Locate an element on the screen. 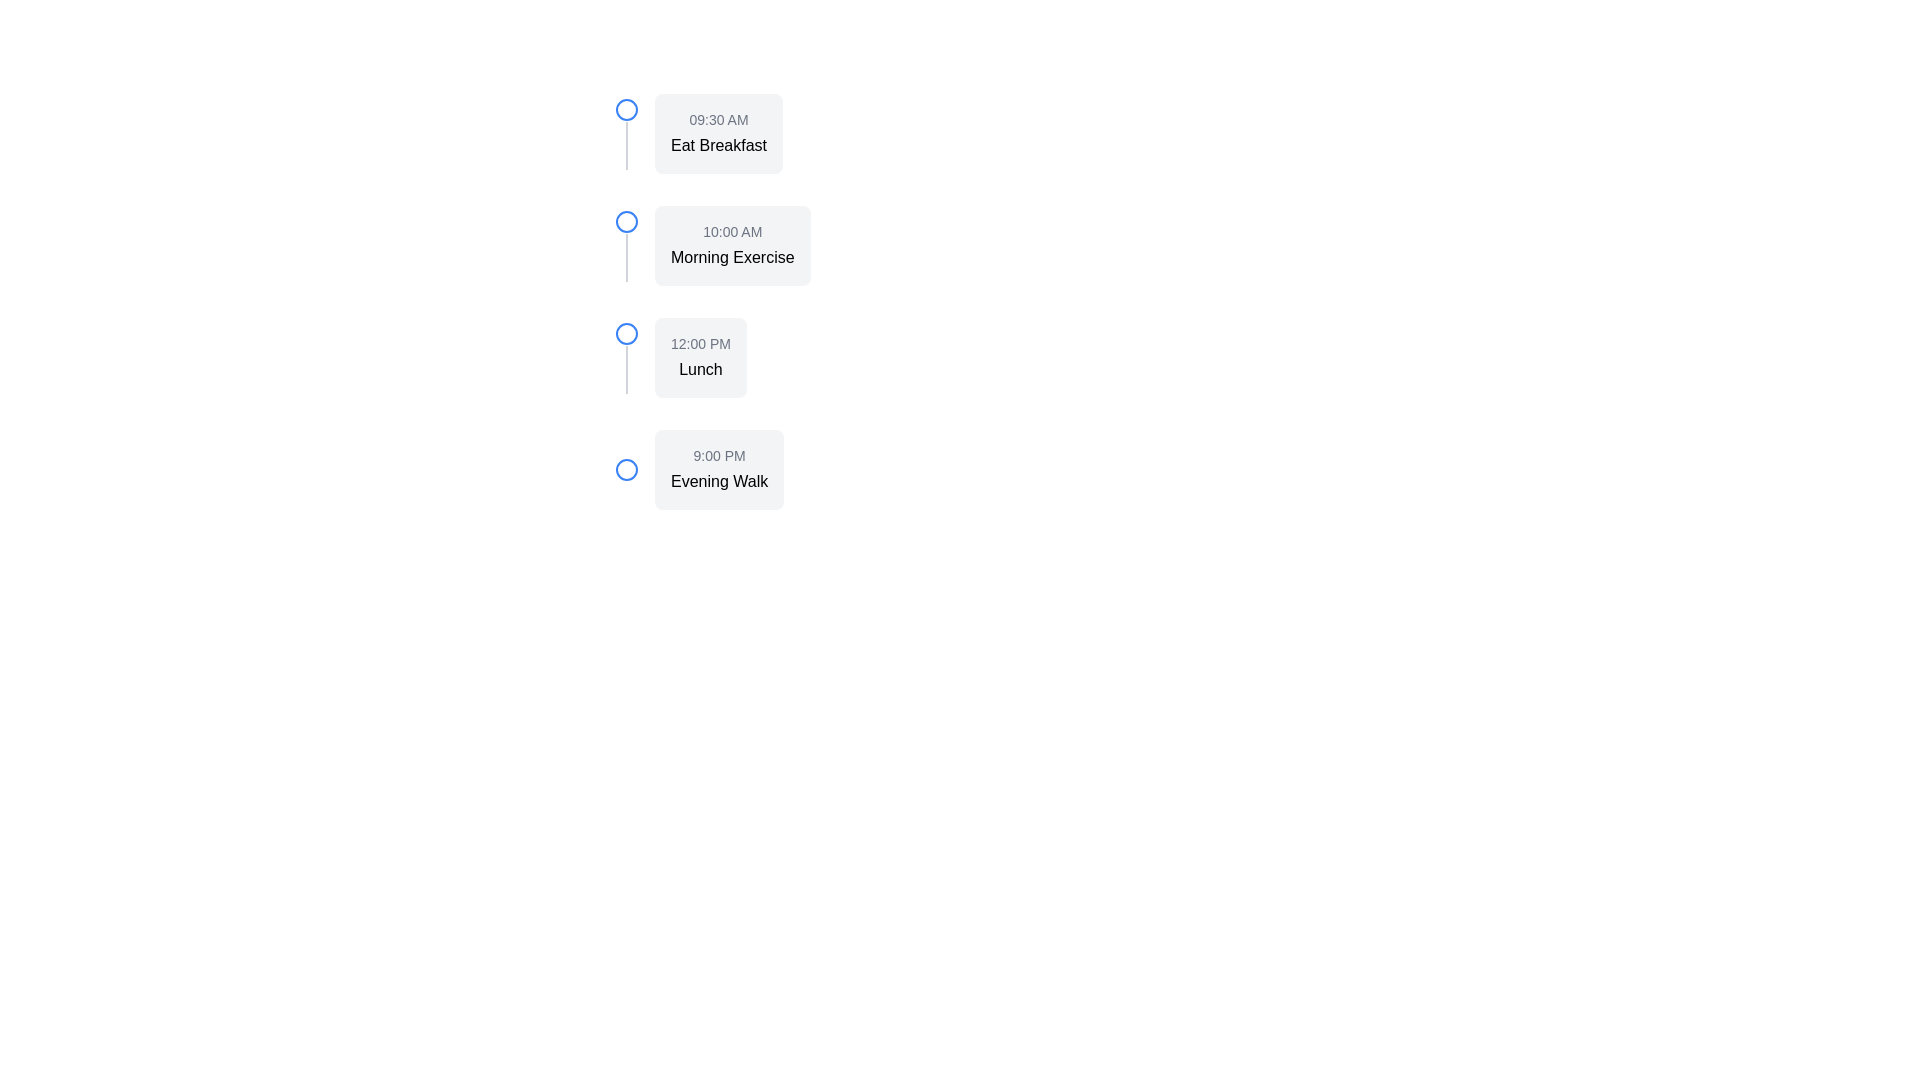  the first listed entry in the vertical timeline that represents an activity, located above 'Morning Exercise', 'Lunch', and 'Evening Walk' is located at coordinates (822, 134).